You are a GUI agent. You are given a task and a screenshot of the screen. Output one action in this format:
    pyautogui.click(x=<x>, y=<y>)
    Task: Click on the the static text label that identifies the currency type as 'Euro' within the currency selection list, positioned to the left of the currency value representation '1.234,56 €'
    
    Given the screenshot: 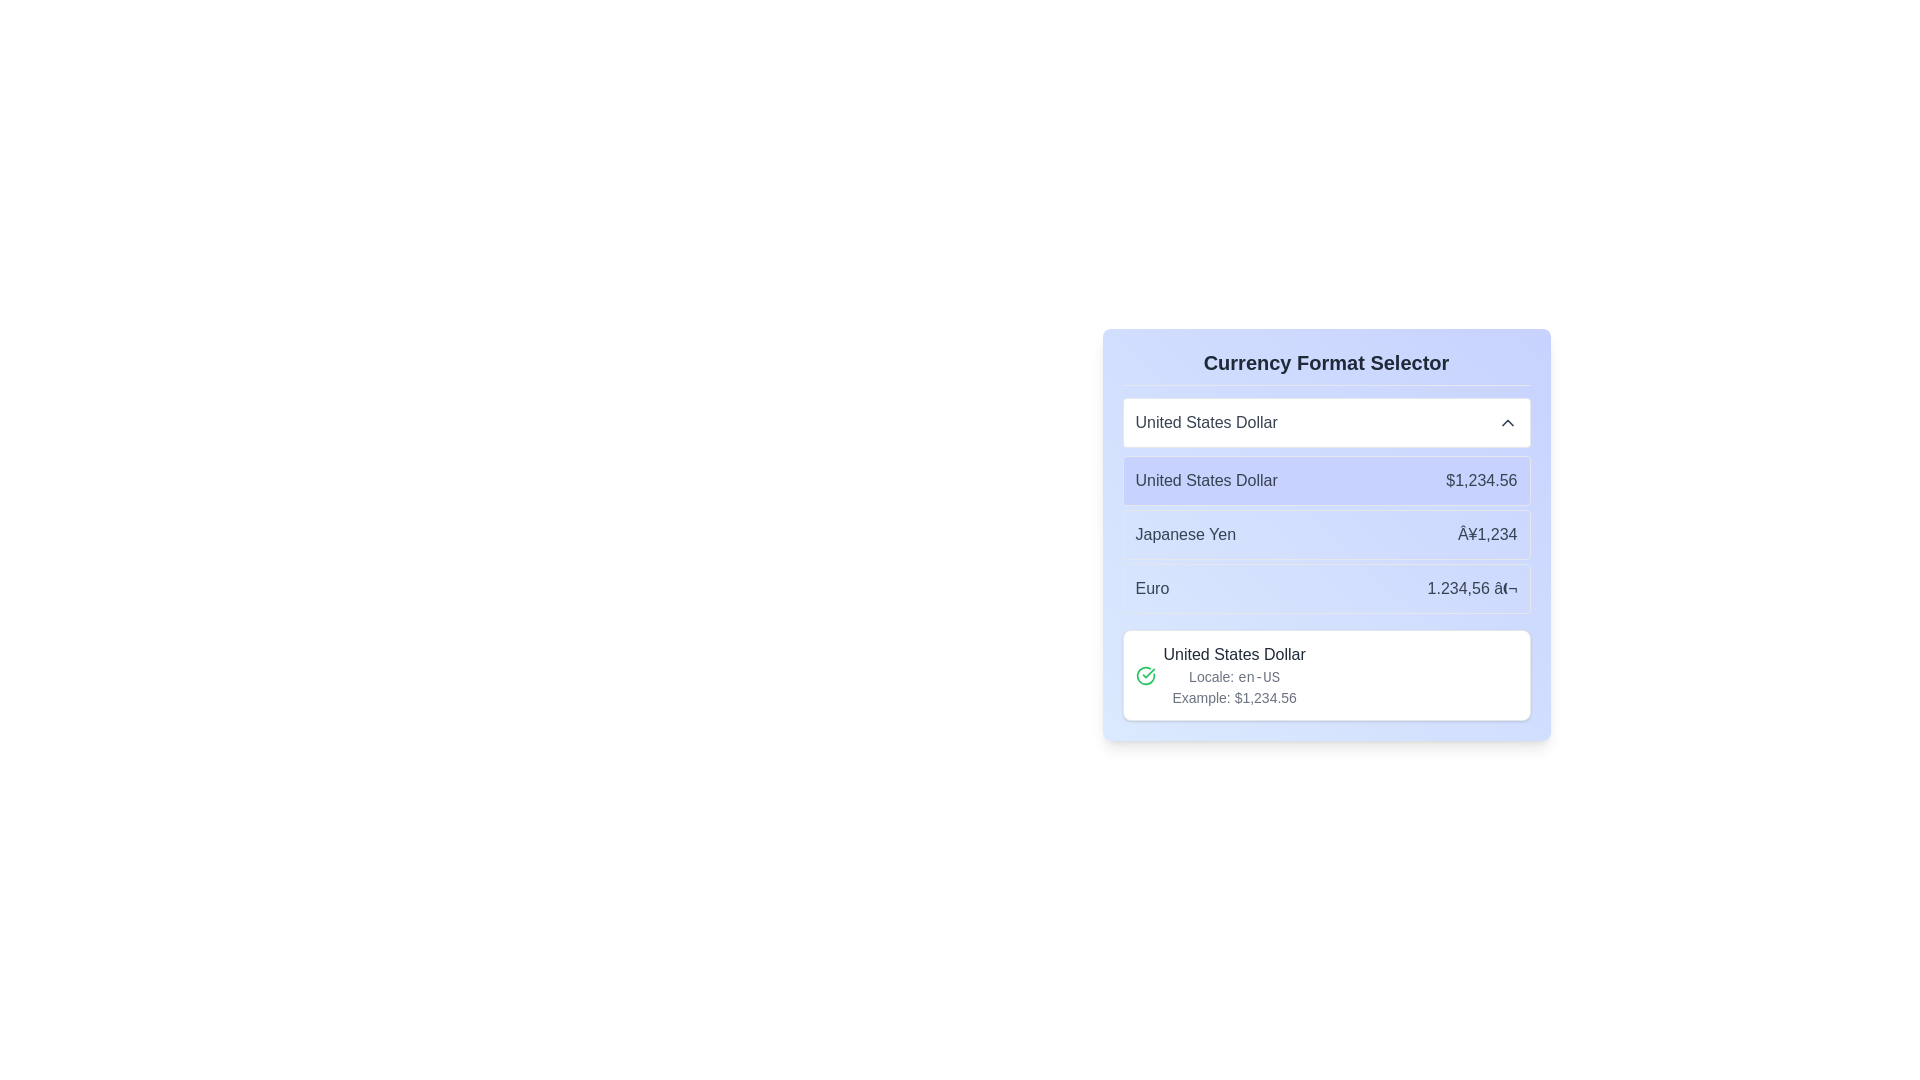 What is the action you would take?
    pyautogui.click(x=1152, y=588)
    